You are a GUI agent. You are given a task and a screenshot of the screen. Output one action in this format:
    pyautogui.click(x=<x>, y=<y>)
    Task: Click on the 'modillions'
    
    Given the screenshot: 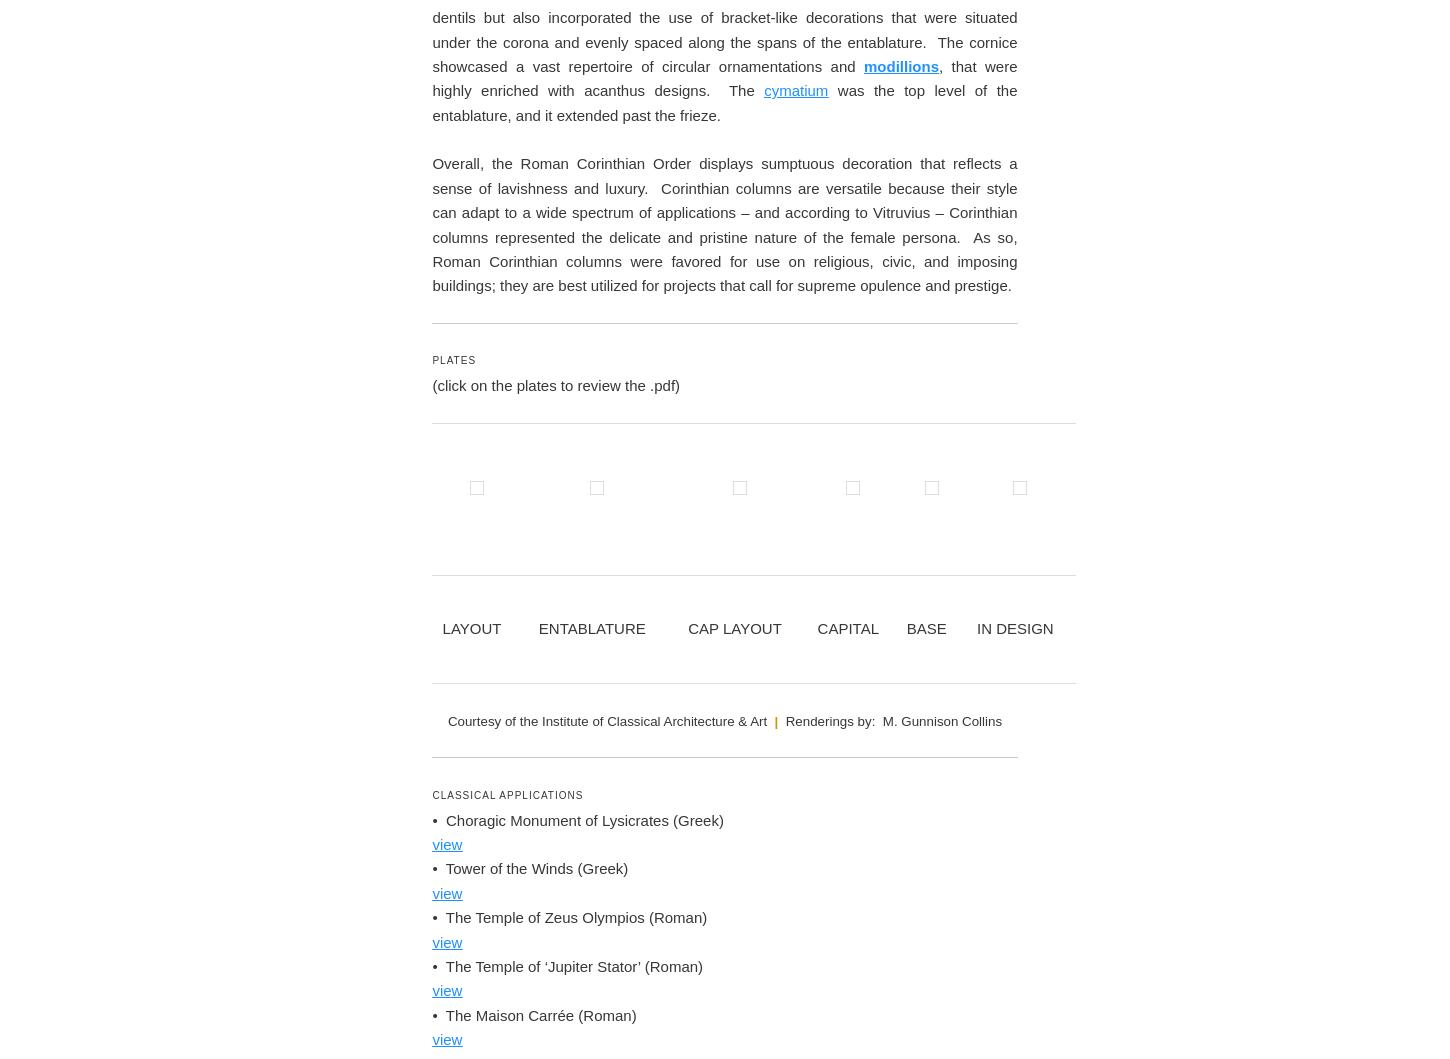 What is the action you would take?
    pyautogui.click(x=900, y=687)
    